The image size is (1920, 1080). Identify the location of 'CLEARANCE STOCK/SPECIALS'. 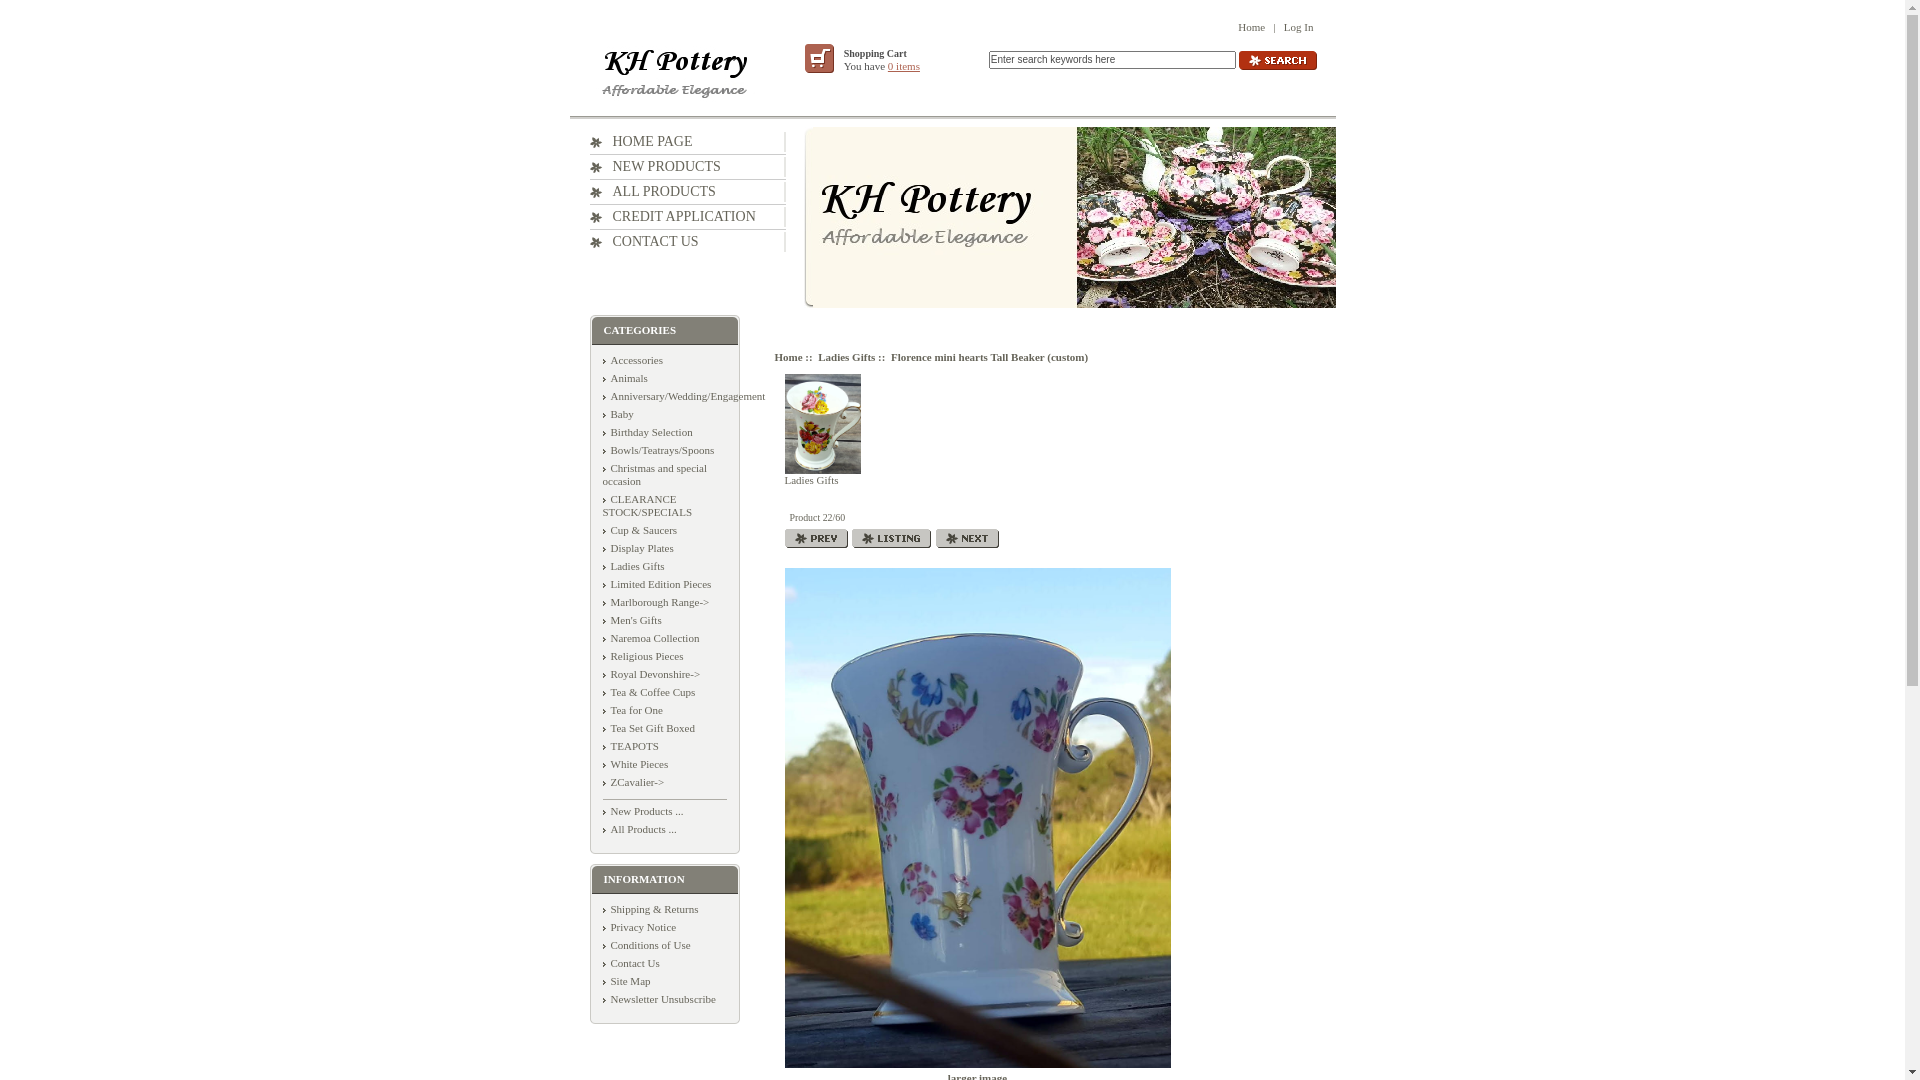
(647, 504).